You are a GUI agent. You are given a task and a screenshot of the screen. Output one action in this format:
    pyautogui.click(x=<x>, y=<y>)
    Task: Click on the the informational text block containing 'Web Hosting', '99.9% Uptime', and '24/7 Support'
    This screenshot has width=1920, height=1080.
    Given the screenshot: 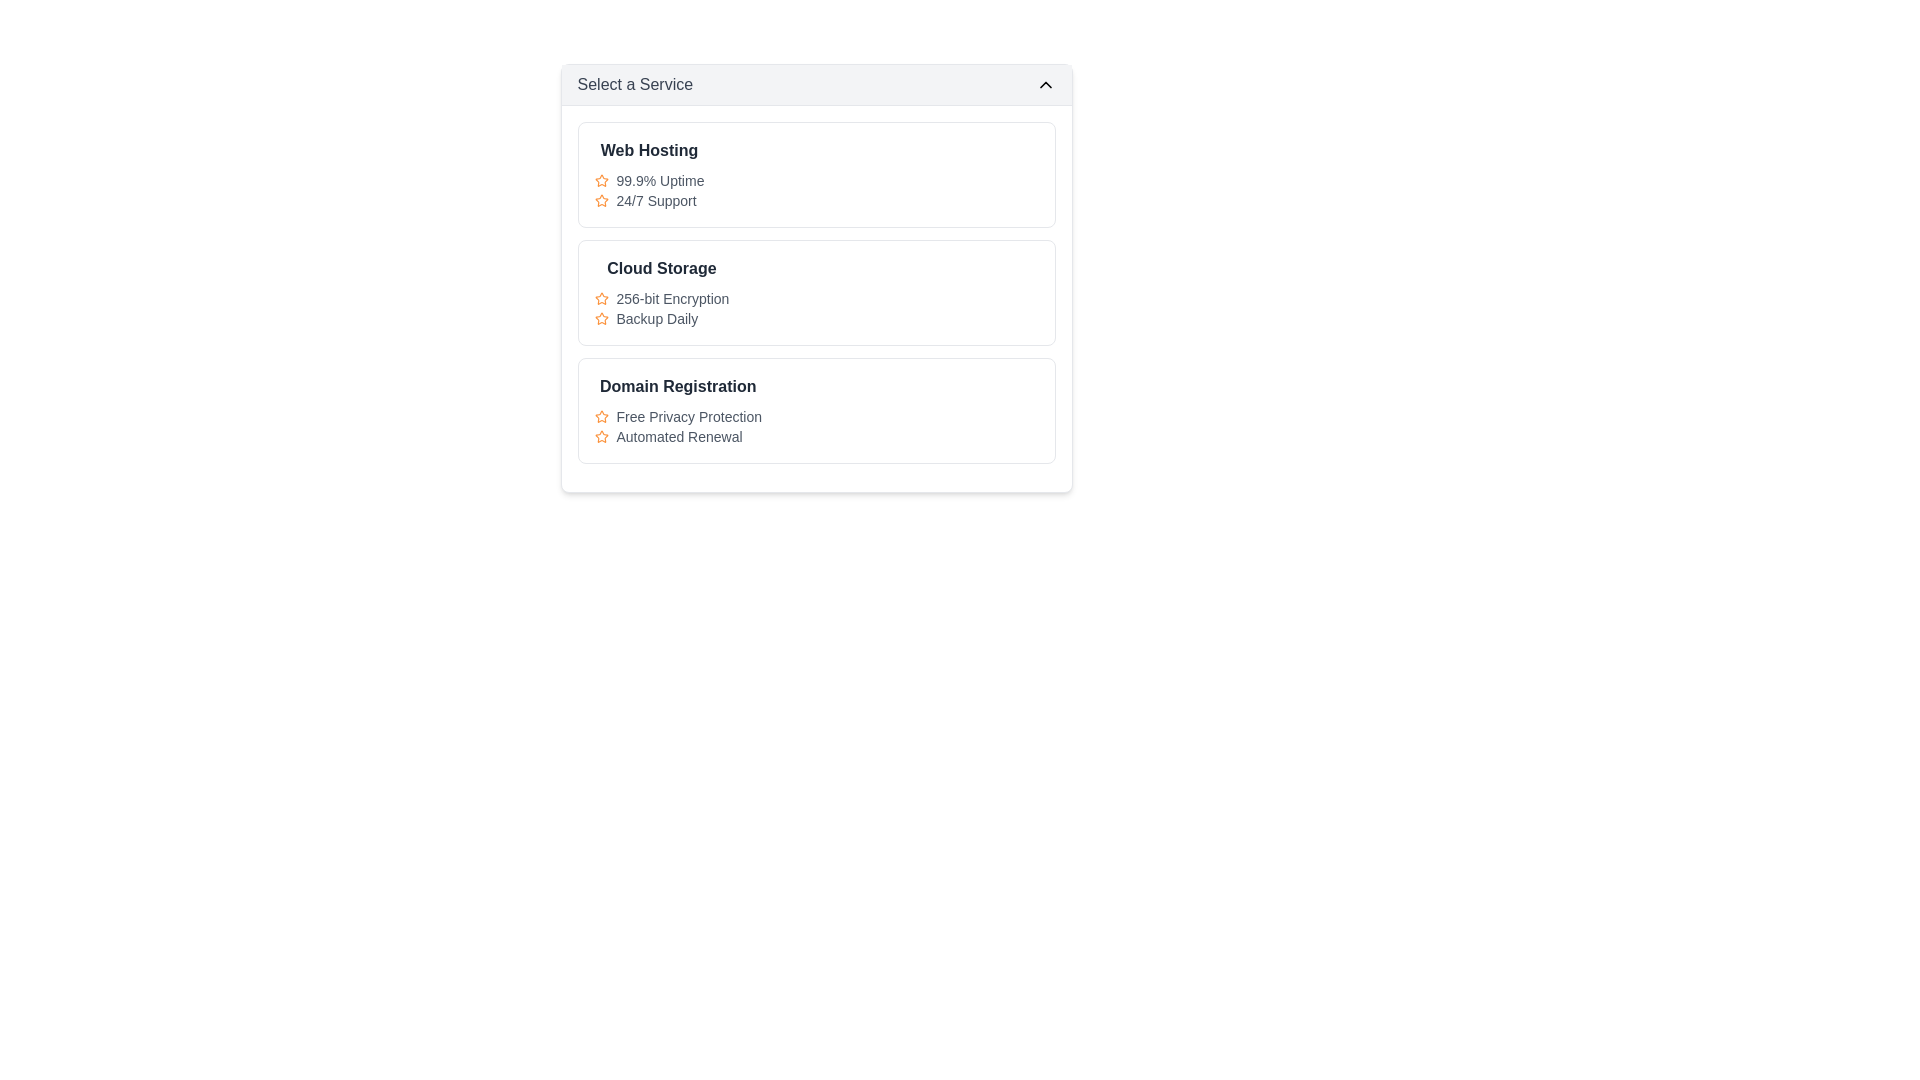 What is the action you would take?
    pyautogui.click(x=816, y=173)
    